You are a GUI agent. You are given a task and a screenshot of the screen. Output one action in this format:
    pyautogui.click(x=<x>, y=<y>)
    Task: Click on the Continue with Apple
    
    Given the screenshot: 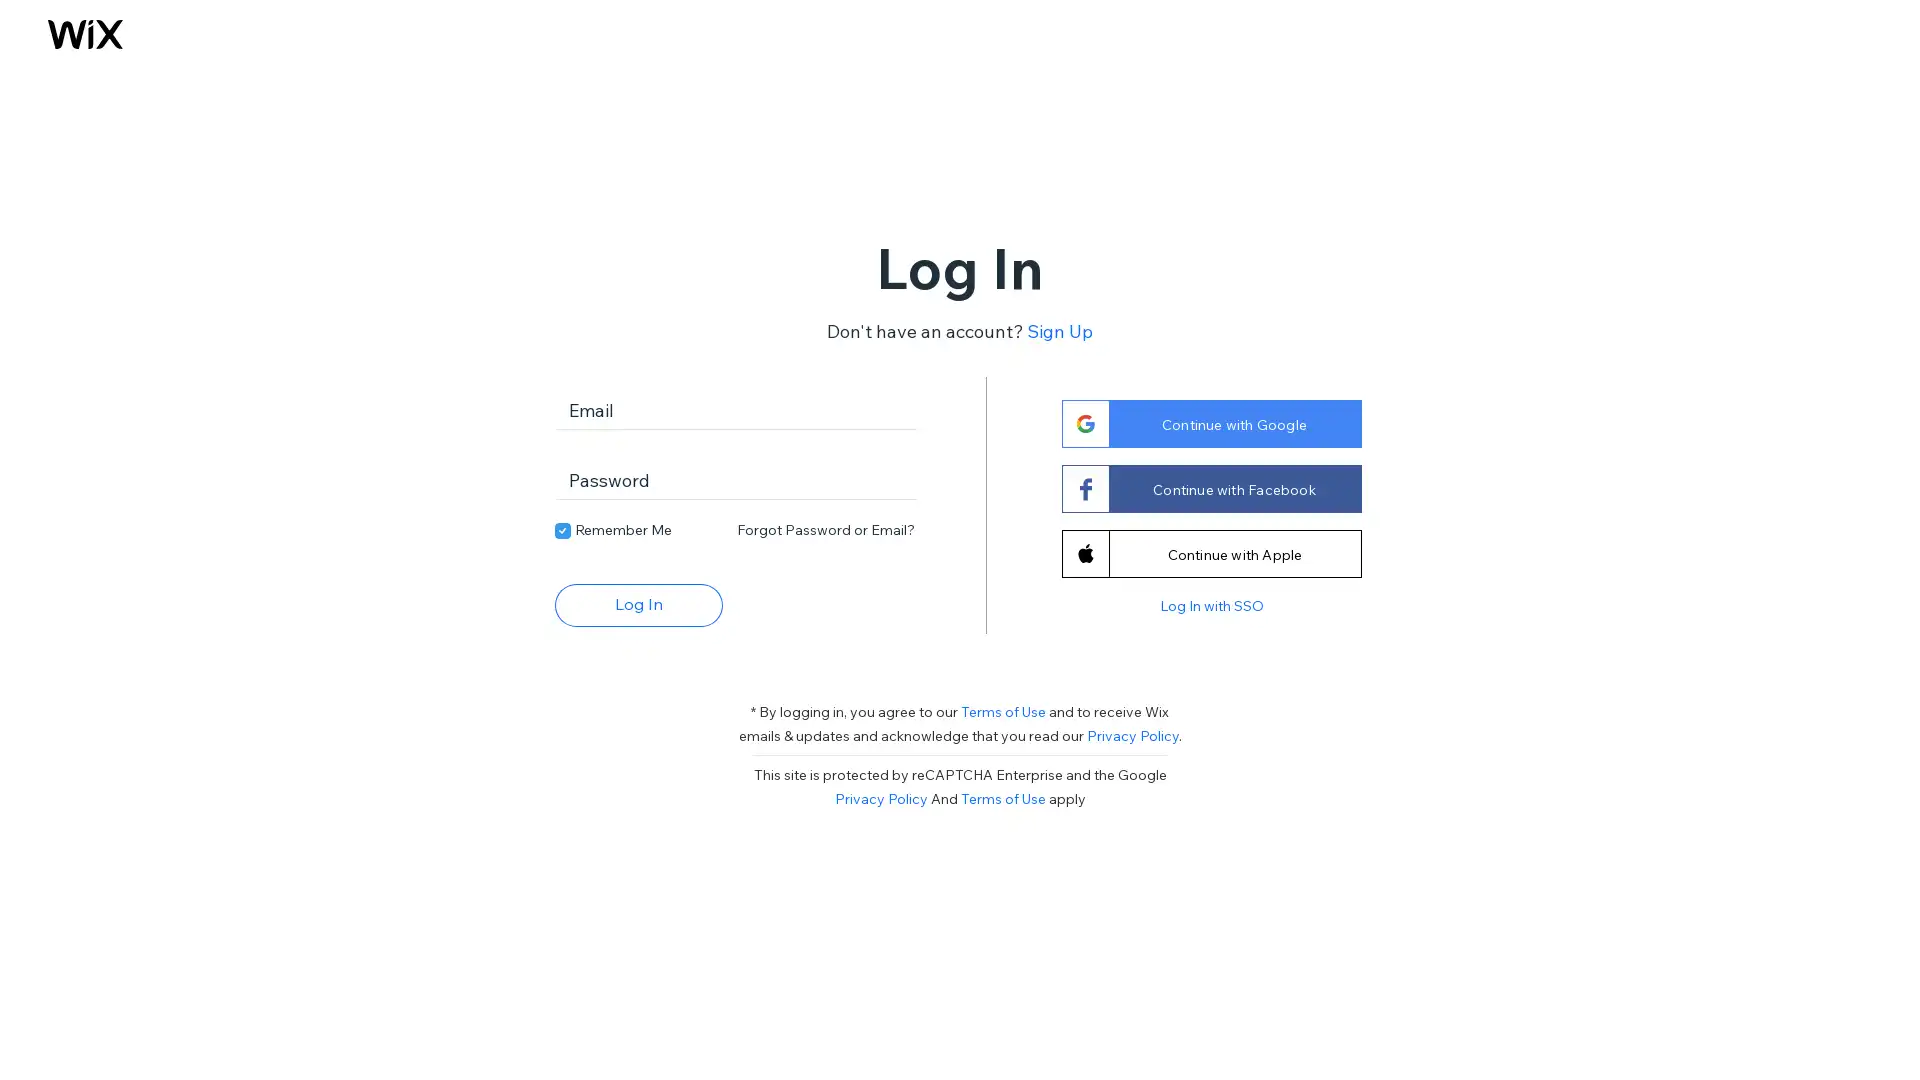 What is the action you would take?
    pyautogui.click(x=1209, y=552)
    